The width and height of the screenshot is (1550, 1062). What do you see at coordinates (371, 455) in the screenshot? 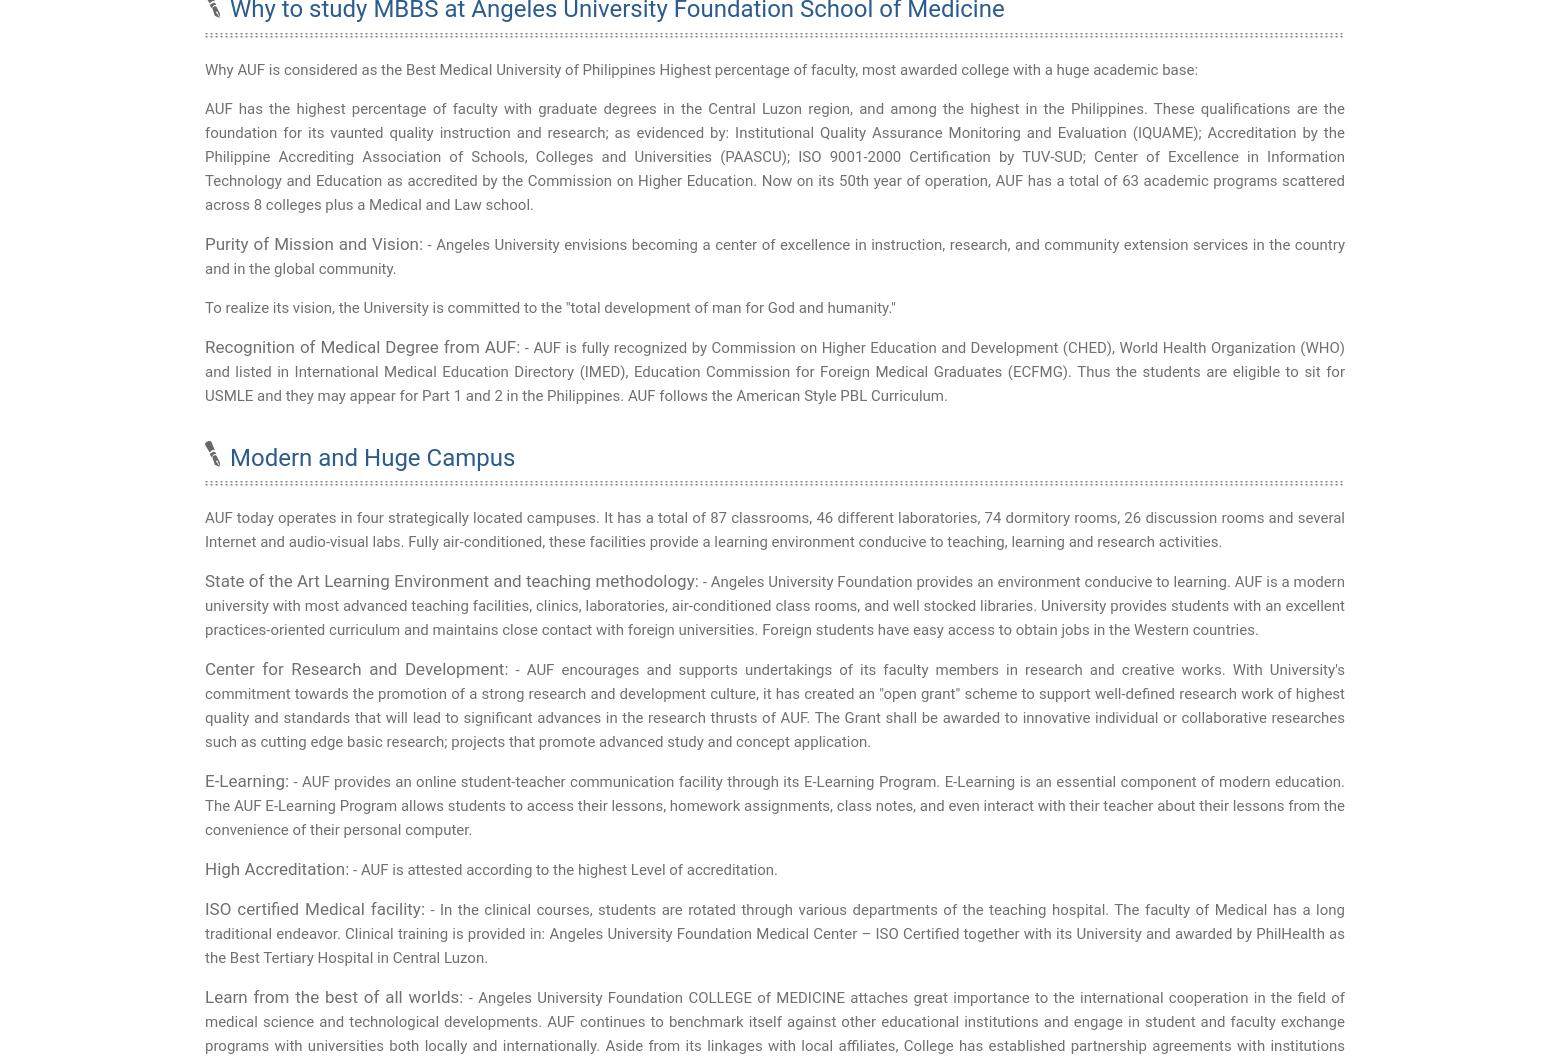
I see `'Modern and Huge Campus'` at bounding box center [371, 455].